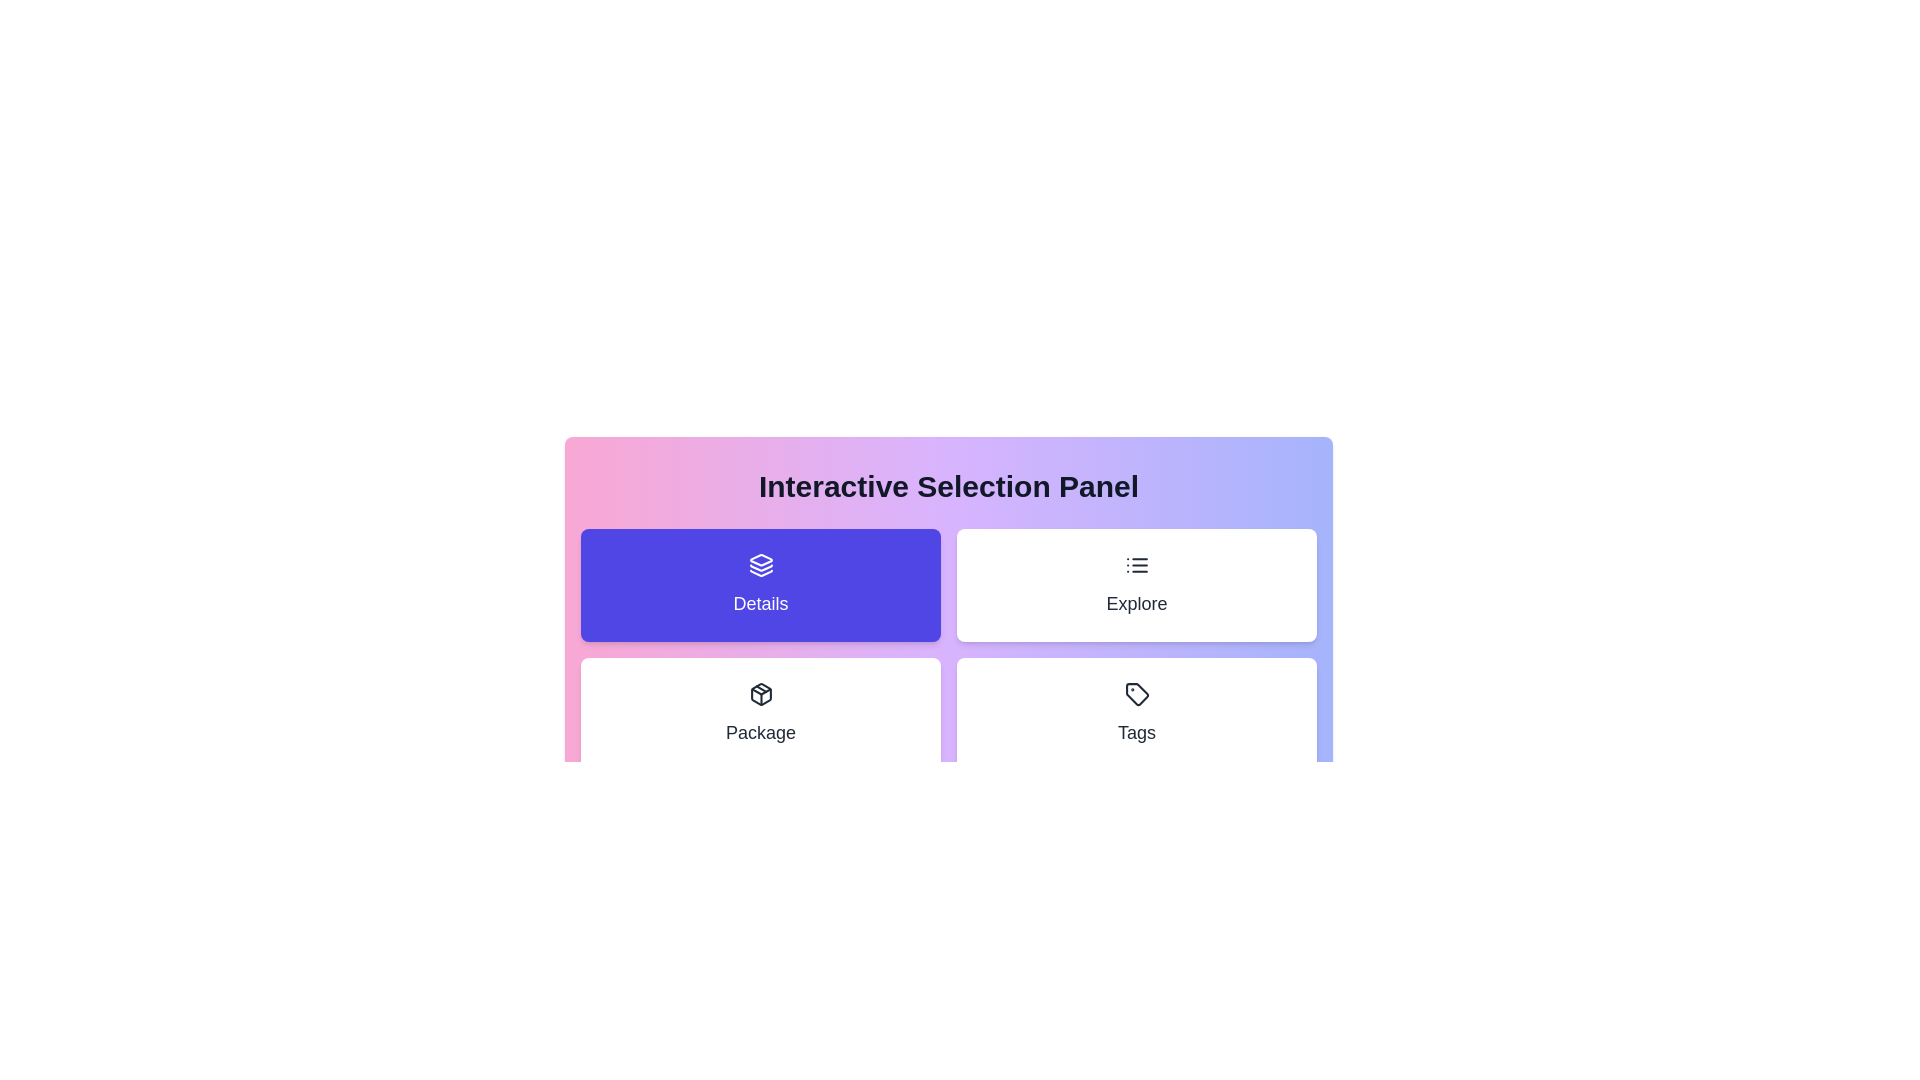 The image size is (1920, 1080). What do you see at coordinates (760, 693) in the screenshot?
I see `the decorative icon located in the lower left card of the four-card grid, which represents the 'Package' selection` at bounding box center [760, 693].